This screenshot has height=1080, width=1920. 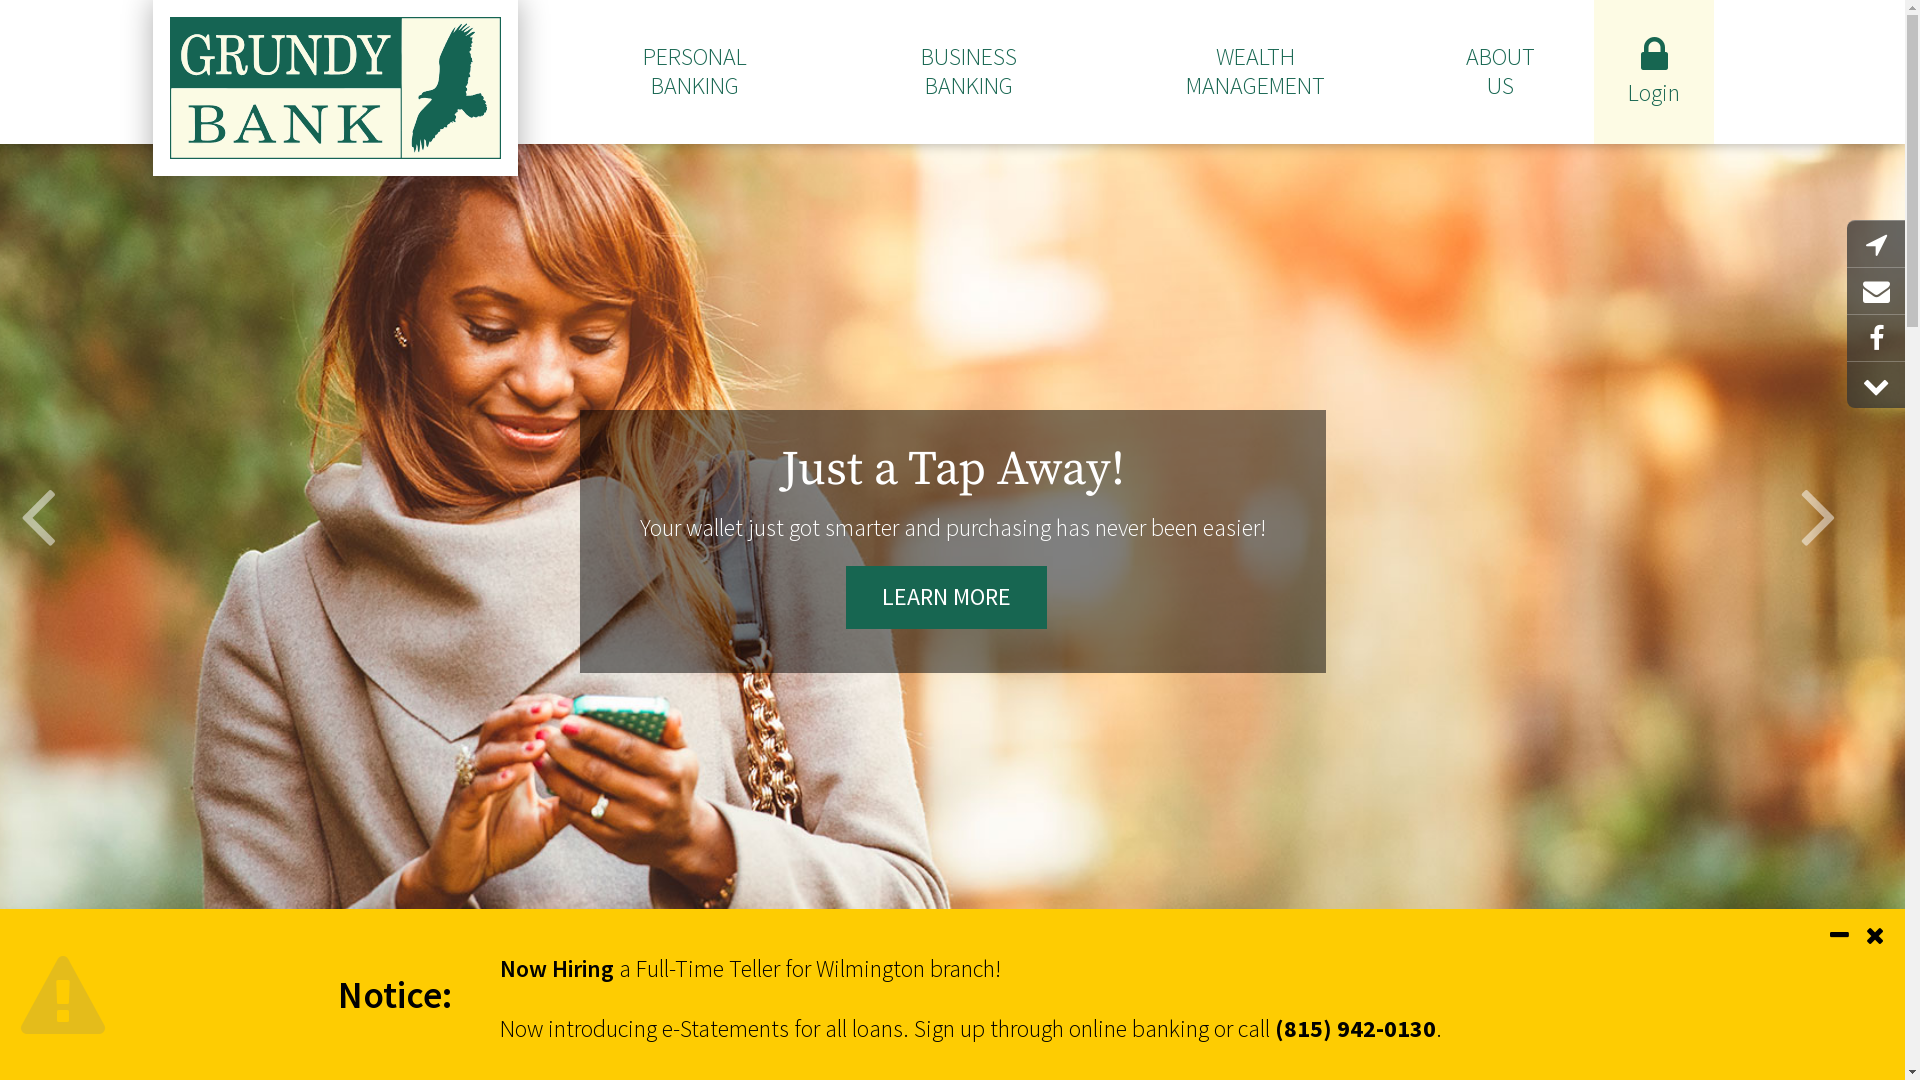 I want to click on 'Login', so click(x=1654, y=71).